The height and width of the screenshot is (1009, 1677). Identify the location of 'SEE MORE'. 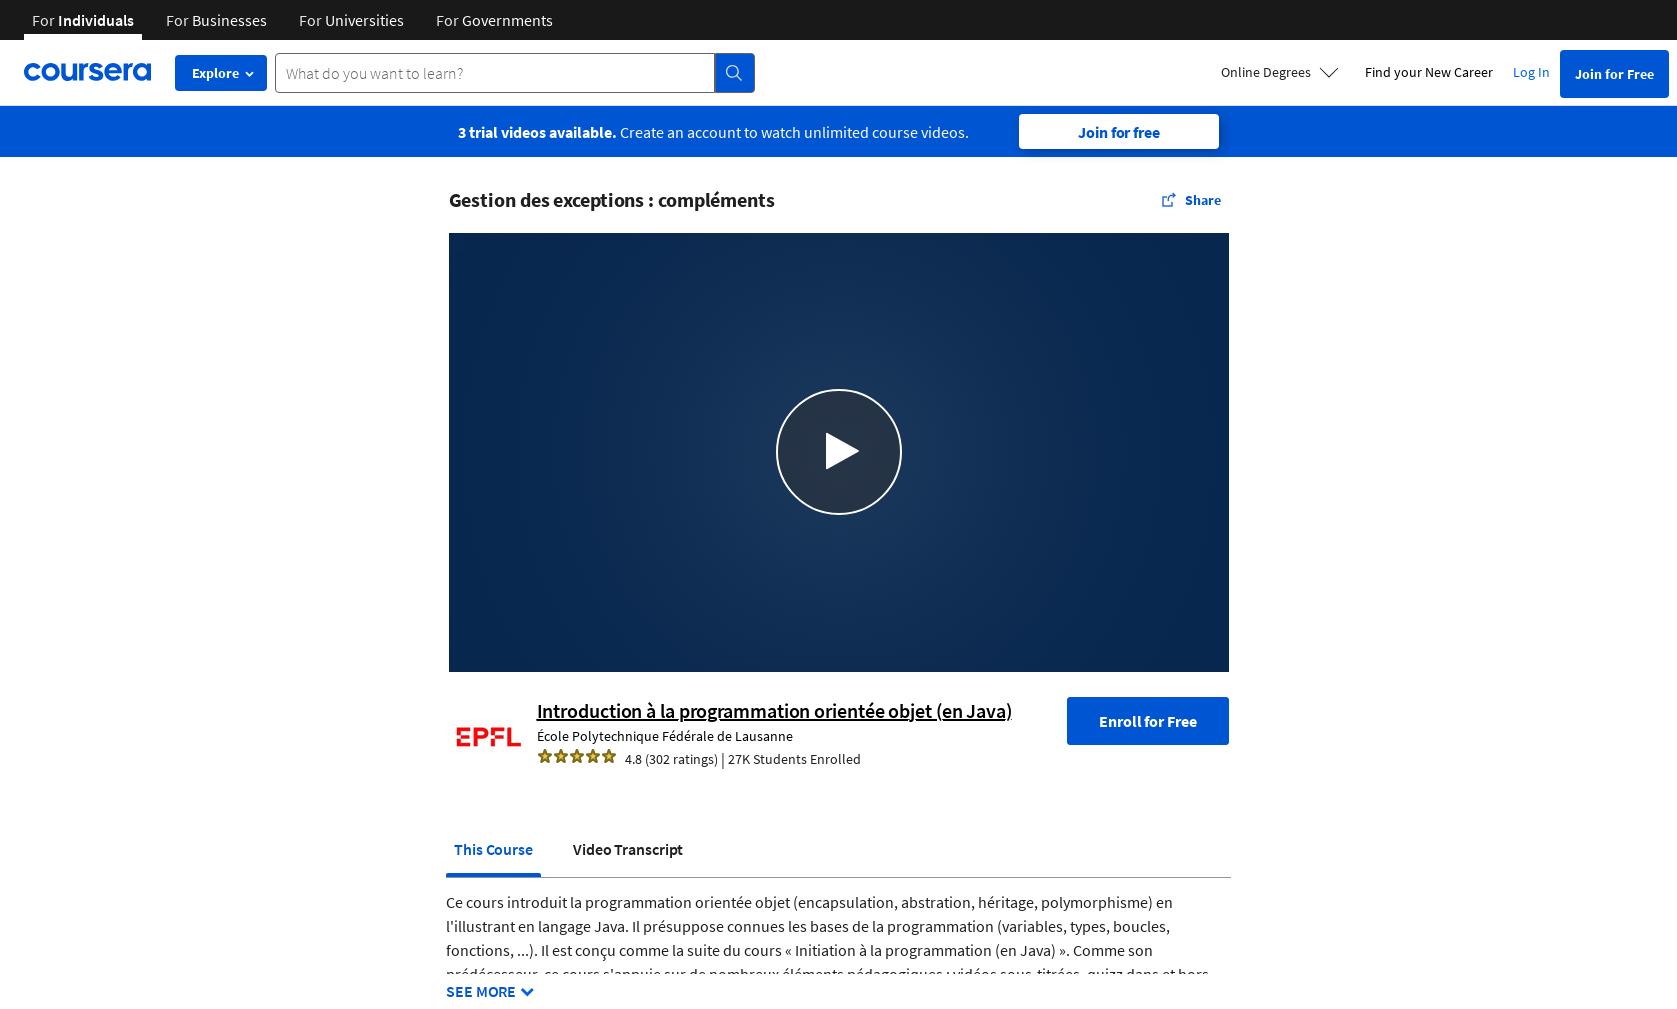
(479, 990).